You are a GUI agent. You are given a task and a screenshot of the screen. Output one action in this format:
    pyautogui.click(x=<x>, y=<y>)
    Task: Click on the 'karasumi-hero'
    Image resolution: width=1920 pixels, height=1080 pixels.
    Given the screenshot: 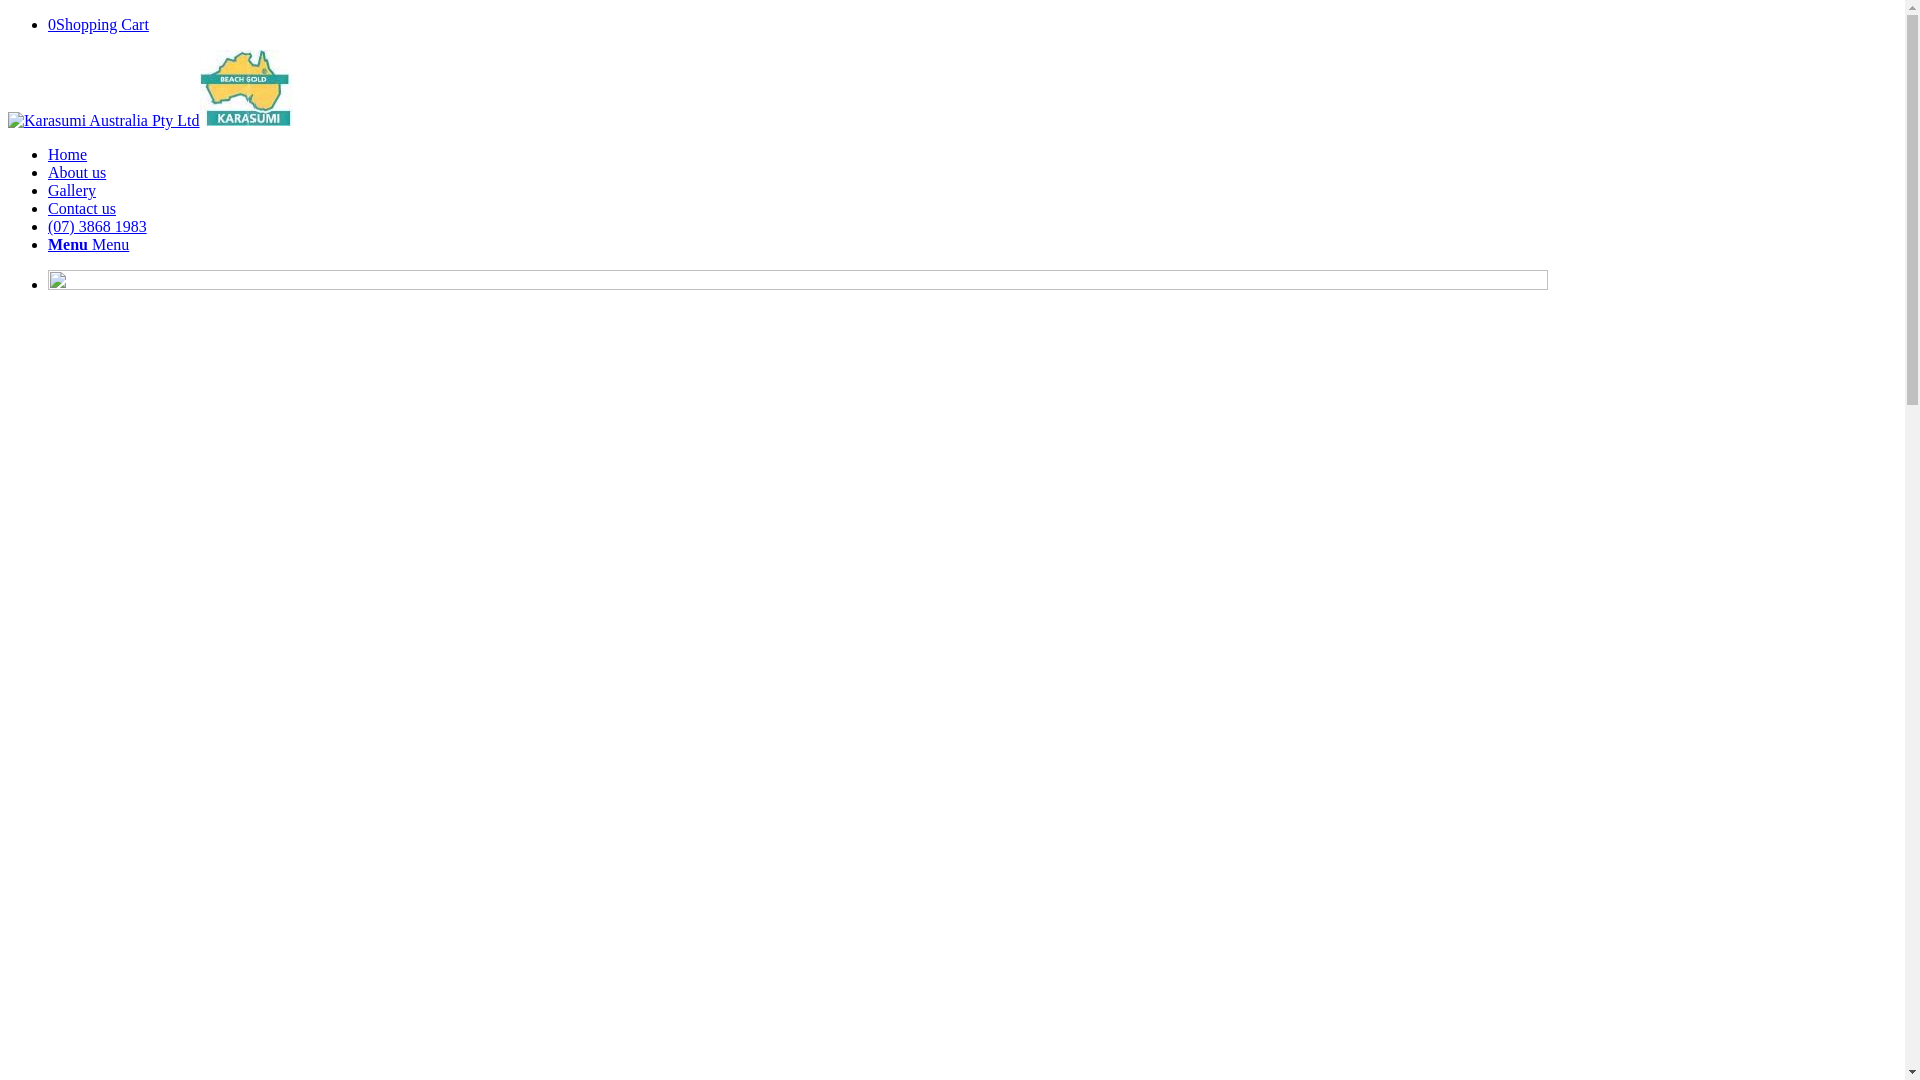 What is the action you would take?
    pyautogui.click(x=796, y=585)
    